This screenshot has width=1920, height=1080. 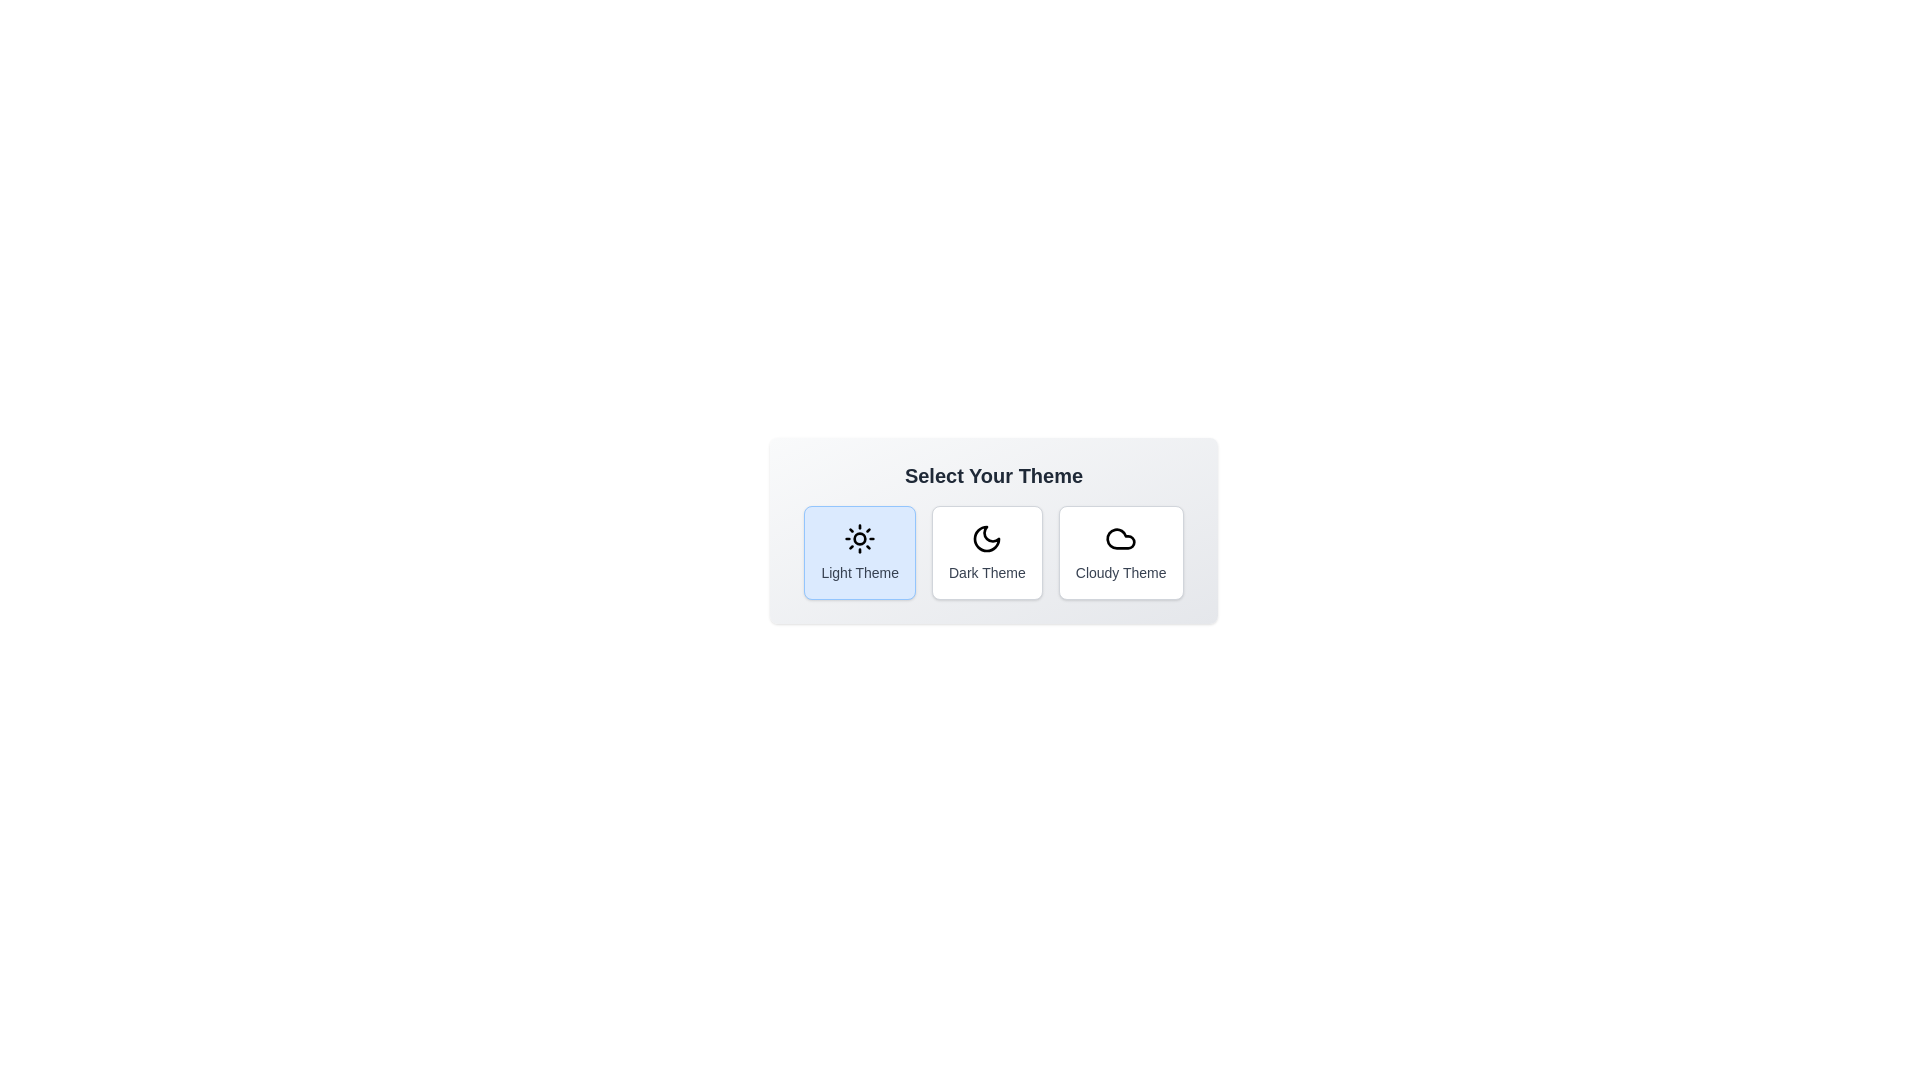 What do you see at coordinates (1121, 538) in the screenshot?
I see `the interior part of the cloud icon representing the 'Cloudy Theme' option in the thematic selection interface` at bounding box center [1121, 538].